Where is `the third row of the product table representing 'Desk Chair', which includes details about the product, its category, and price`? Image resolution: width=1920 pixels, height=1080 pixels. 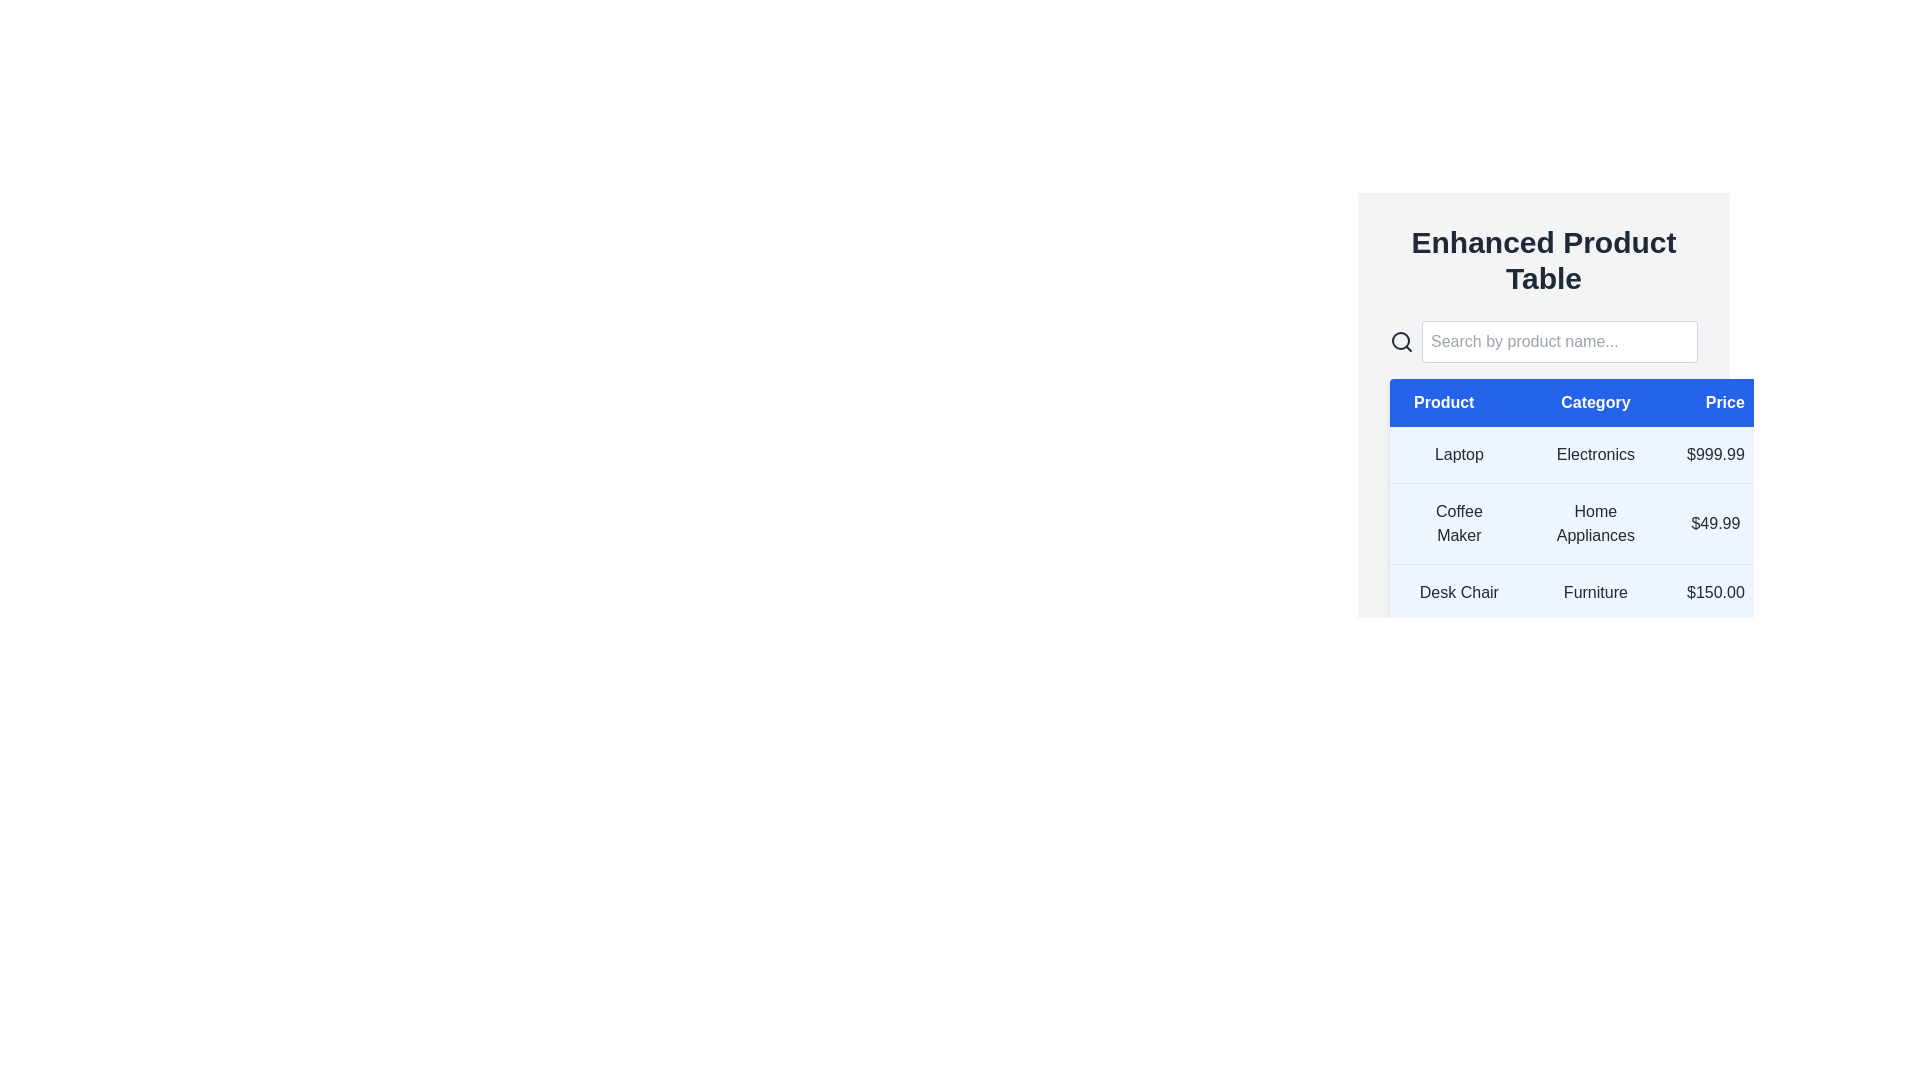
the third row of the product table representing 'Desk Chair', which includes details about the product, its category, and price is located at coordinates (1578, 592).